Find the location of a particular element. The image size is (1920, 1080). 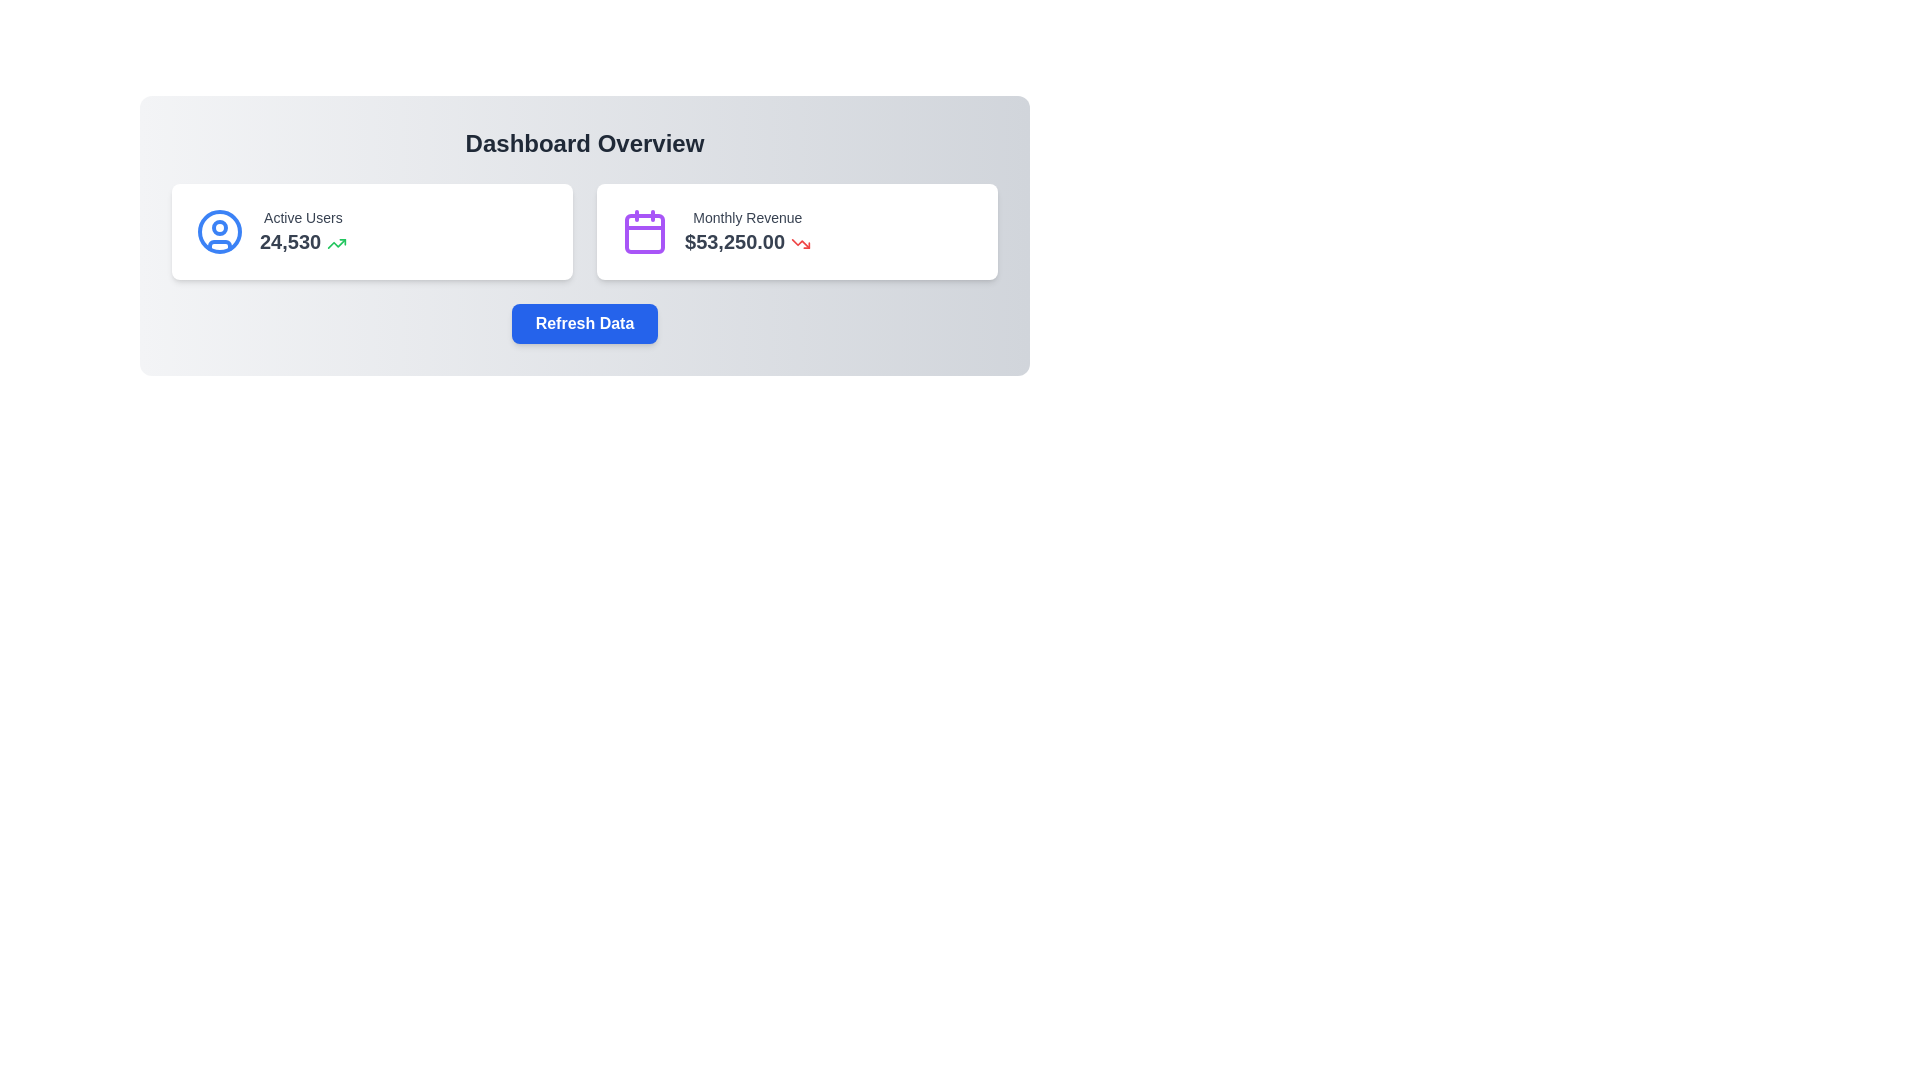

the refresh button located at the bottom of the card-like panel under 'Dashboard Overview' to refresh the data displayed in the dashboard is located at coordinates (584, 323).